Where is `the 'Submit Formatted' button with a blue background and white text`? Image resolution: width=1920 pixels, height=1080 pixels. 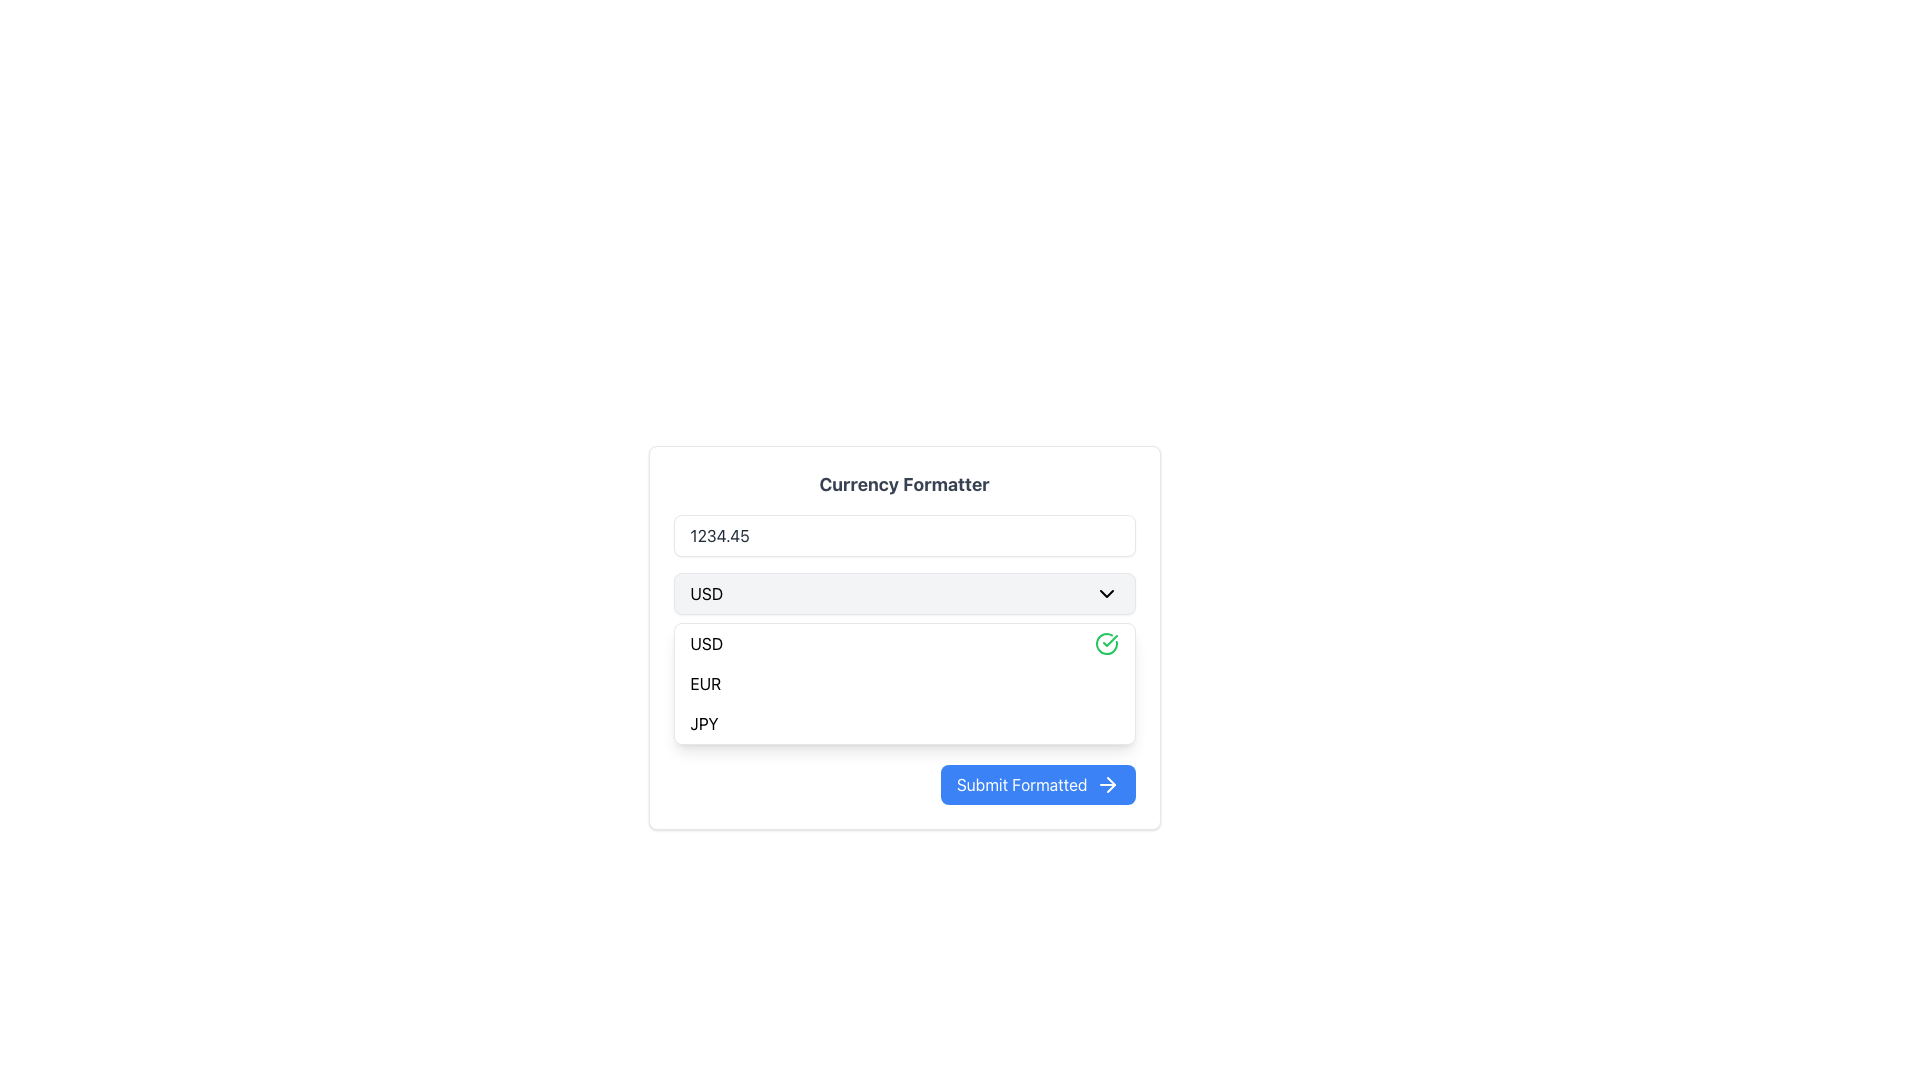
the 'Submit Formatted' button with a blue background and white text is located at coordinates (1038, 784).